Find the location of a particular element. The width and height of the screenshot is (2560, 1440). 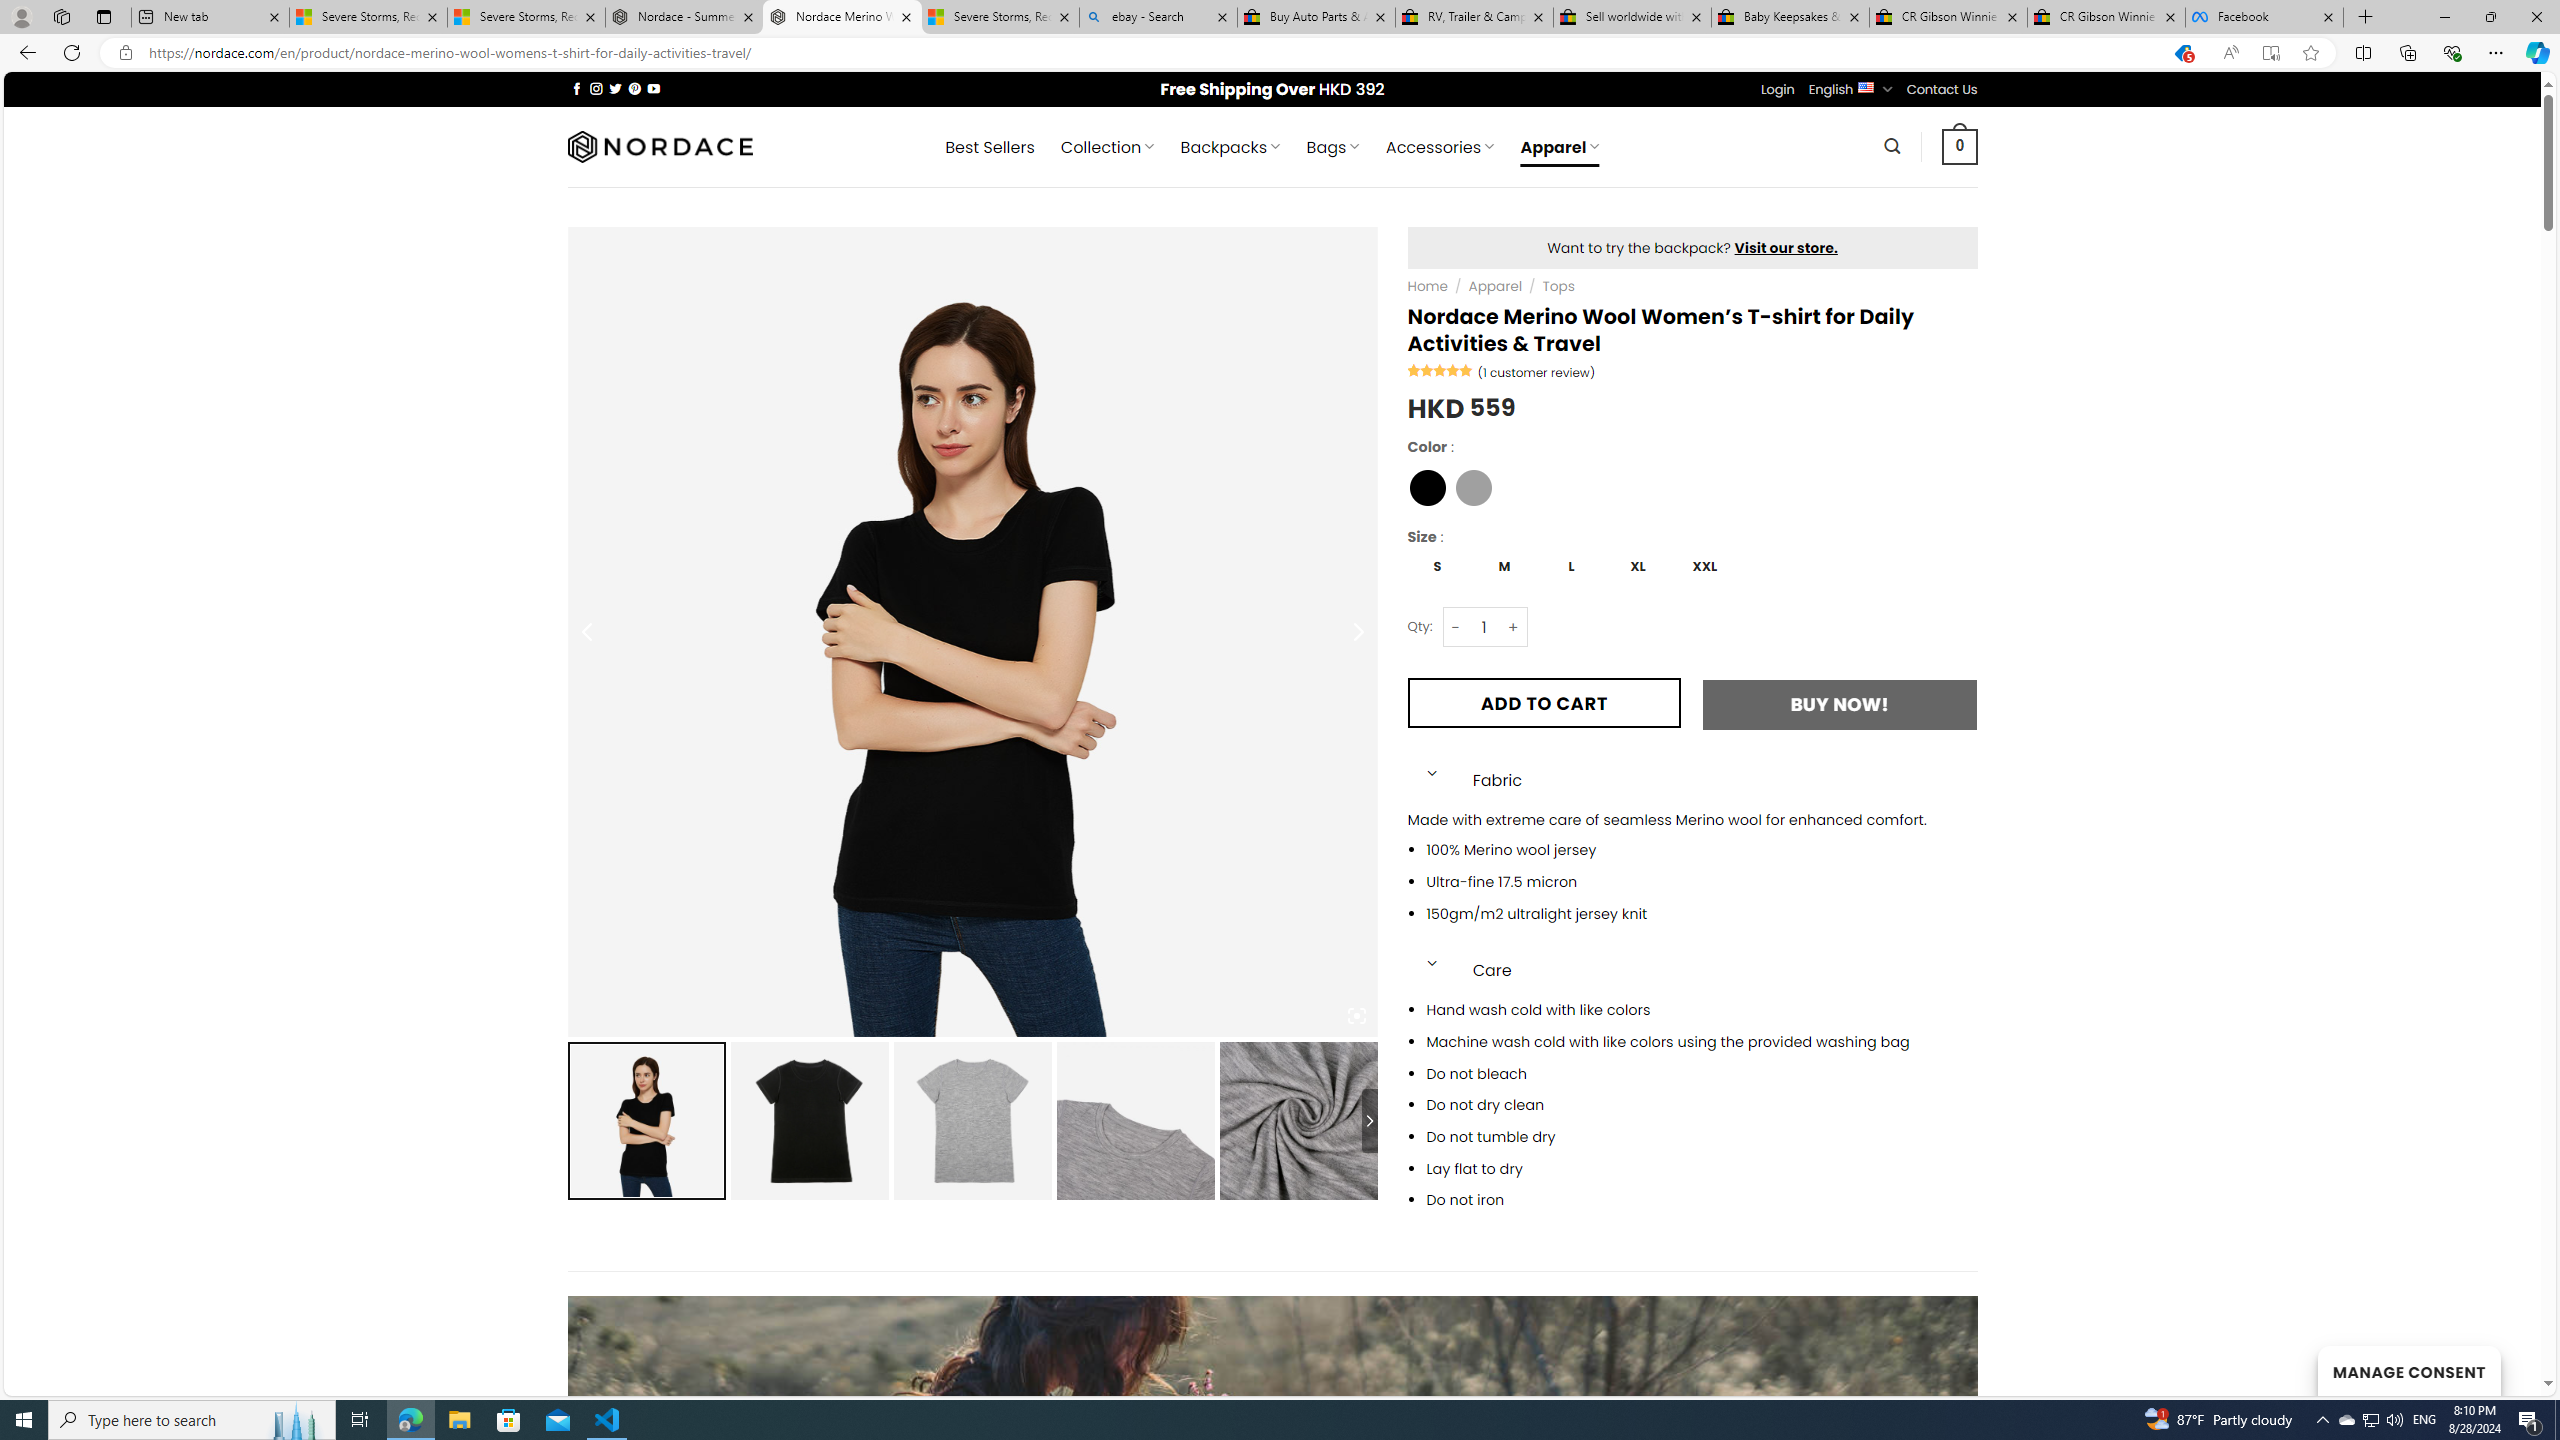

'+' is located at coordinates (1513, 627).